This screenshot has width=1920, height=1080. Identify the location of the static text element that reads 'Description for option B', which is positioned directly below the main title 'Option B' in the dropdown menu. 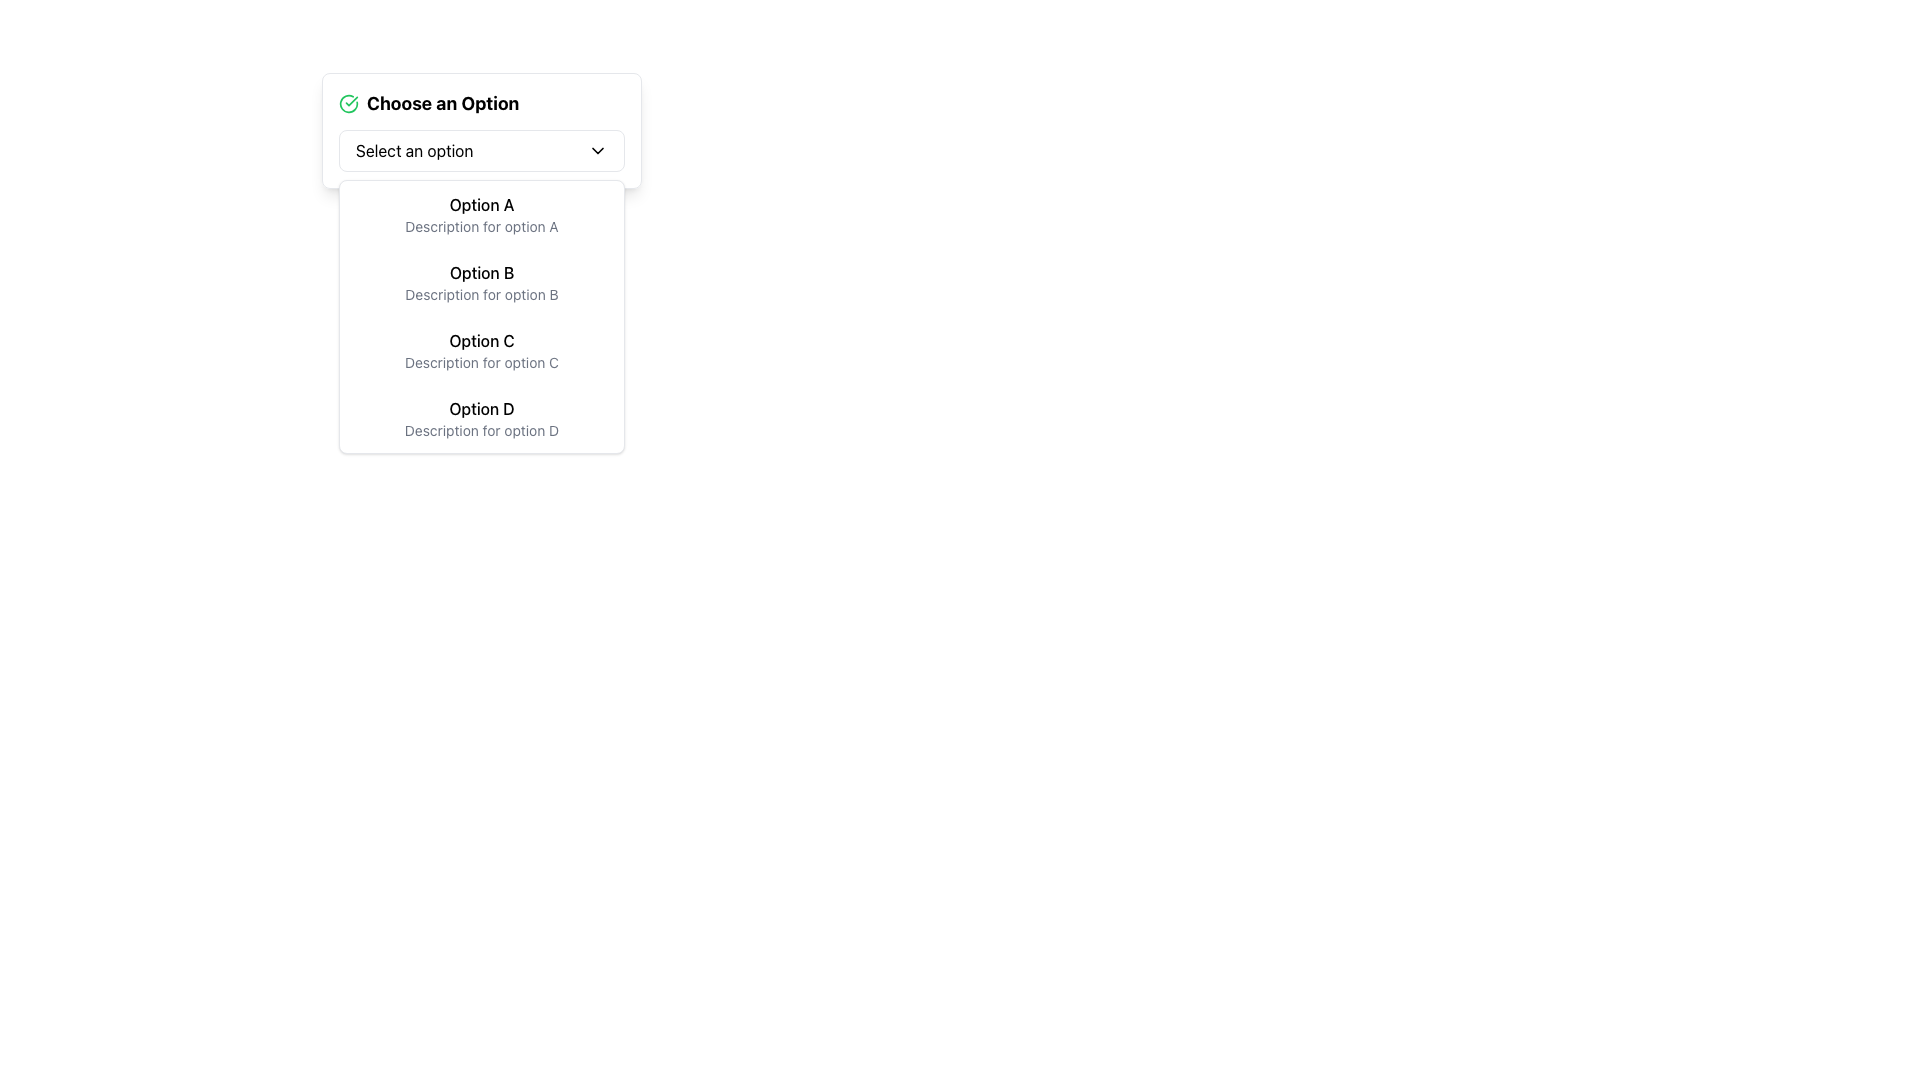
(481, 294).